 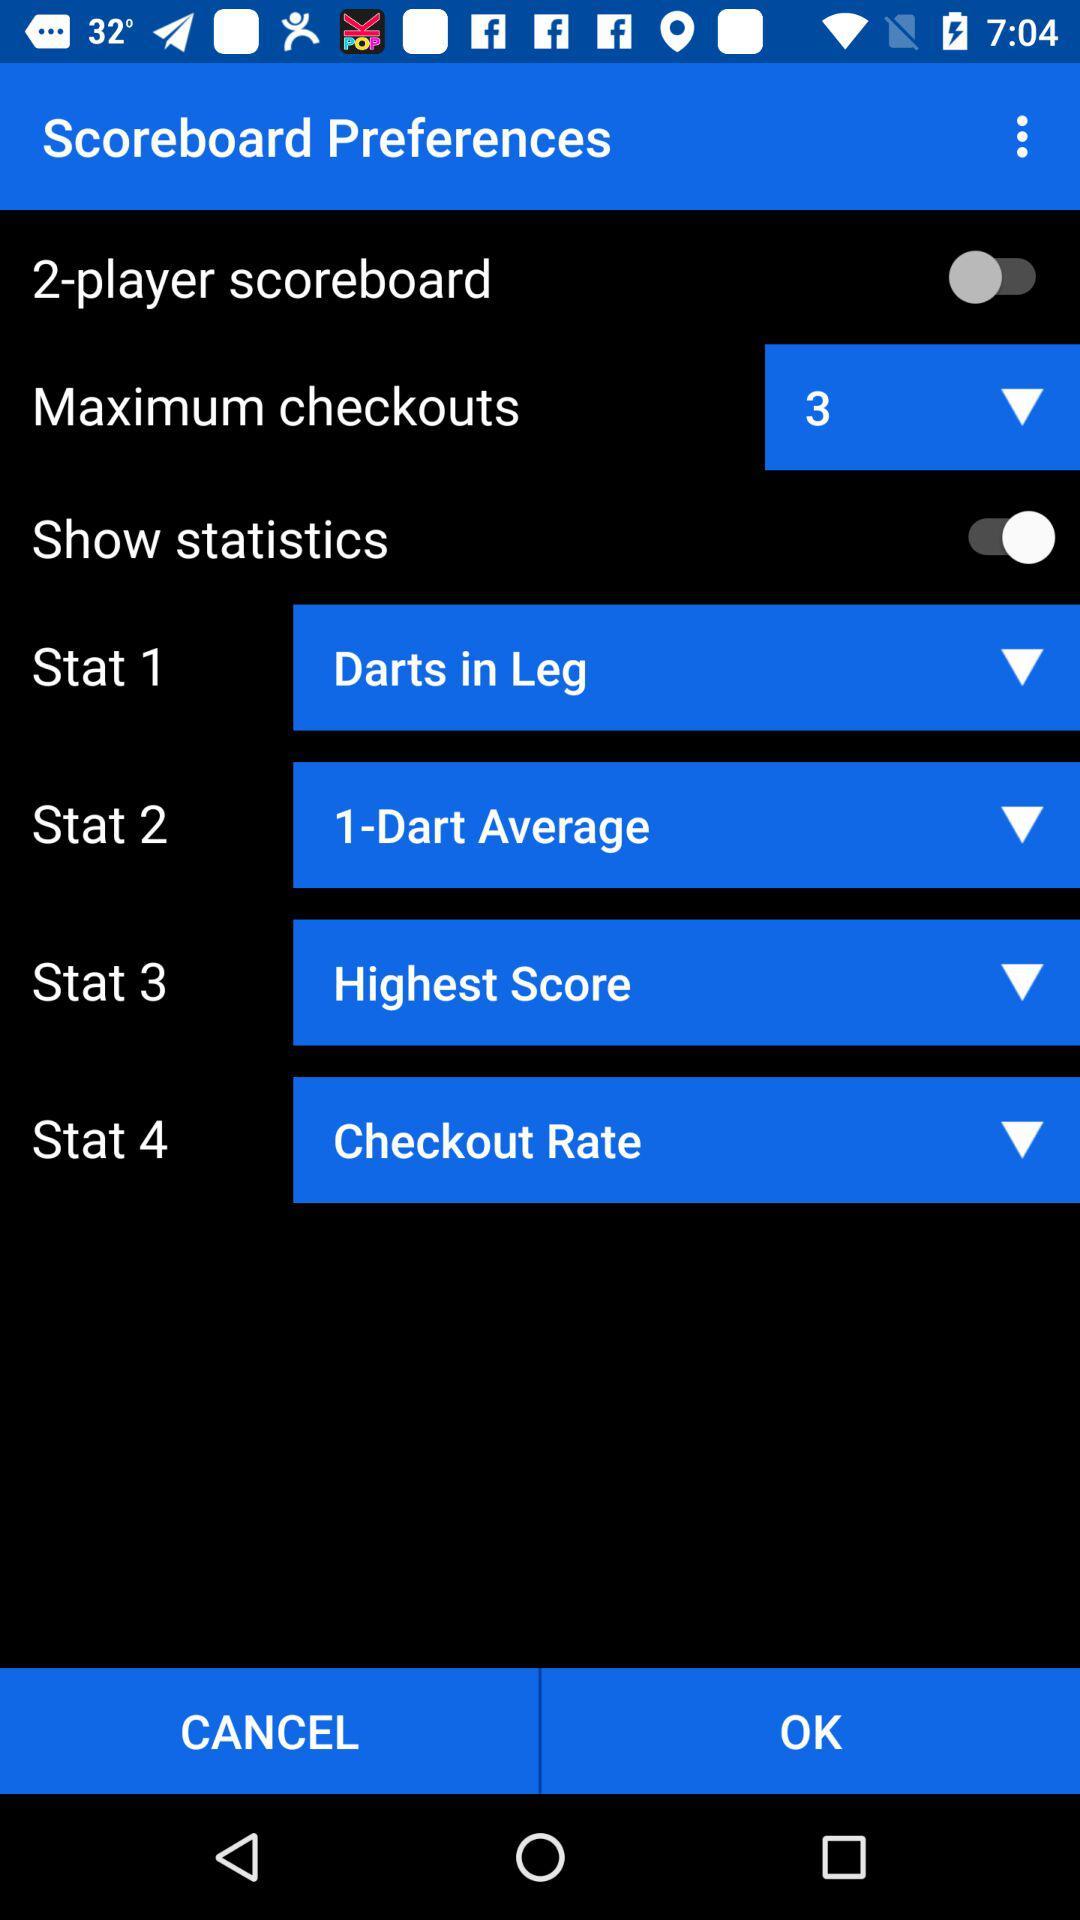 I want to click on item to the right of the stat 4, so click(x=685, y=1140).